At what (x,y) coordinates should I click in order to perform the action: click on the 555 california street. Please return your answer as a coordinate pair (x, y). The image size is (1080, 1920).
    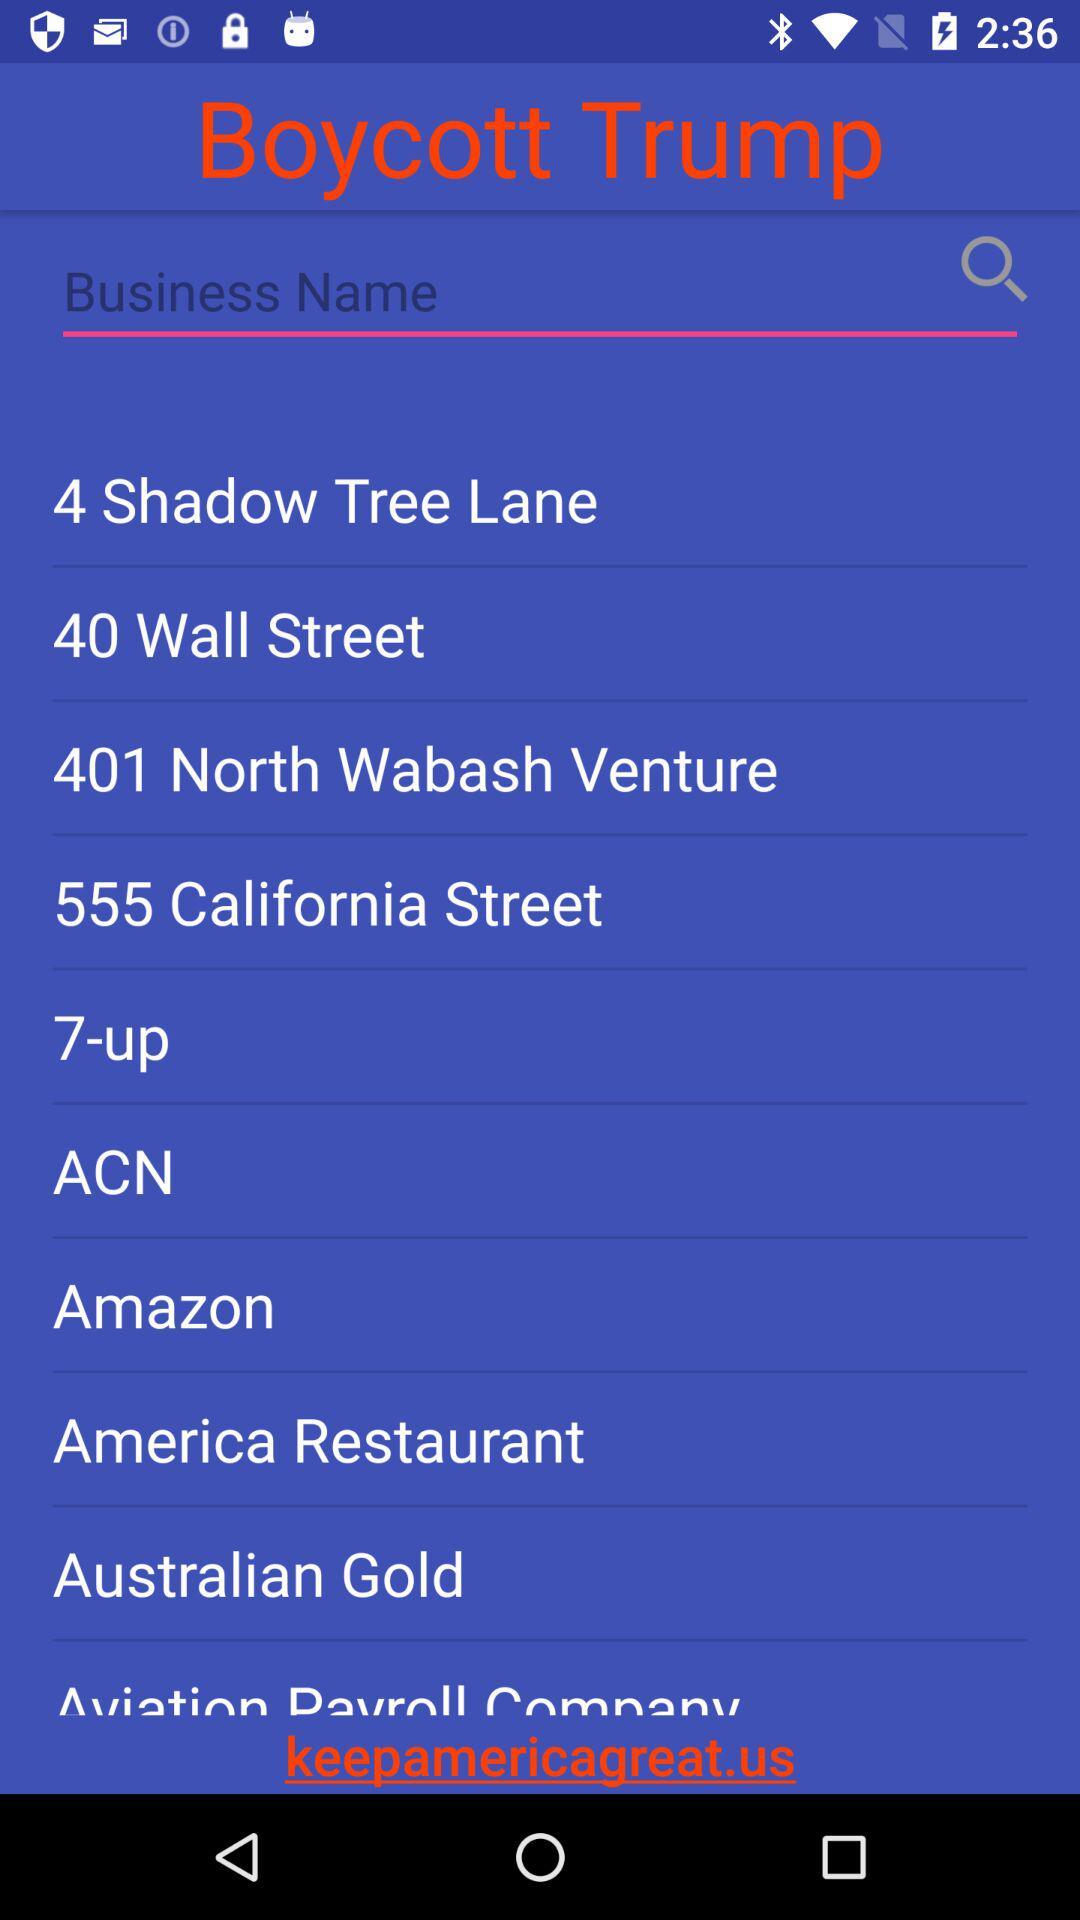
    Looking at the image, I should click on (540, 900).